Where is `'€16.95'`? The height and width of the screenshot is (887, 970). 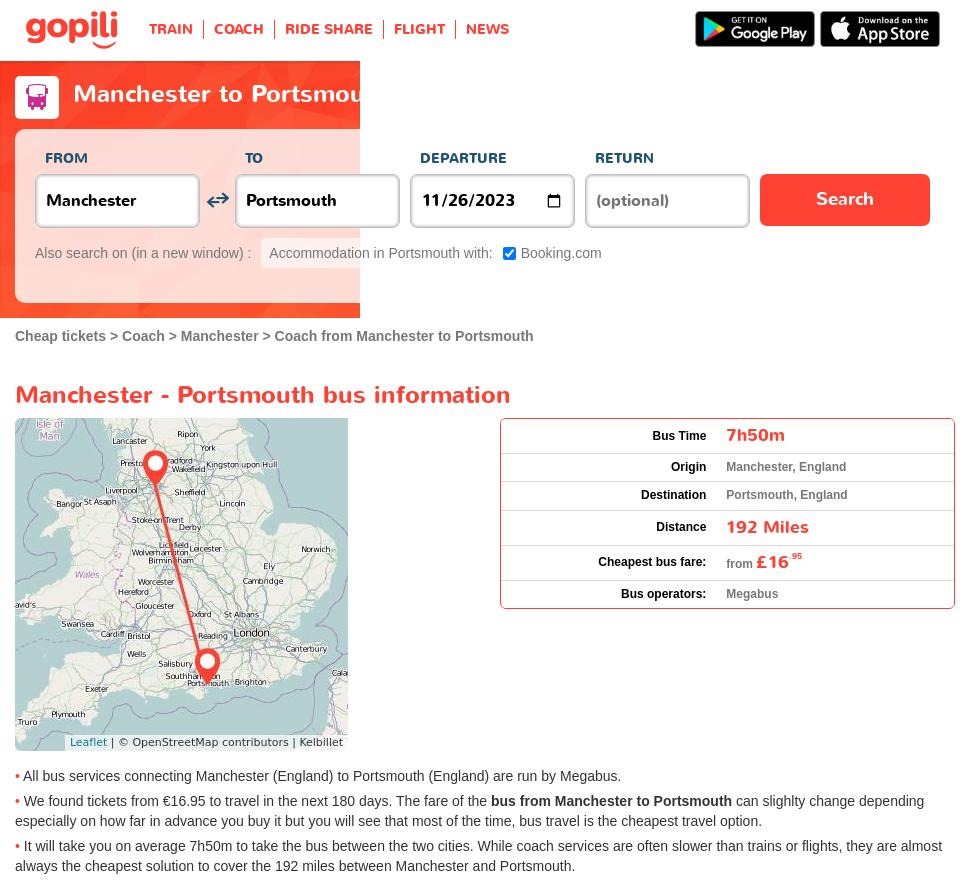
'€16.95' is located at coordinates (182, 800).